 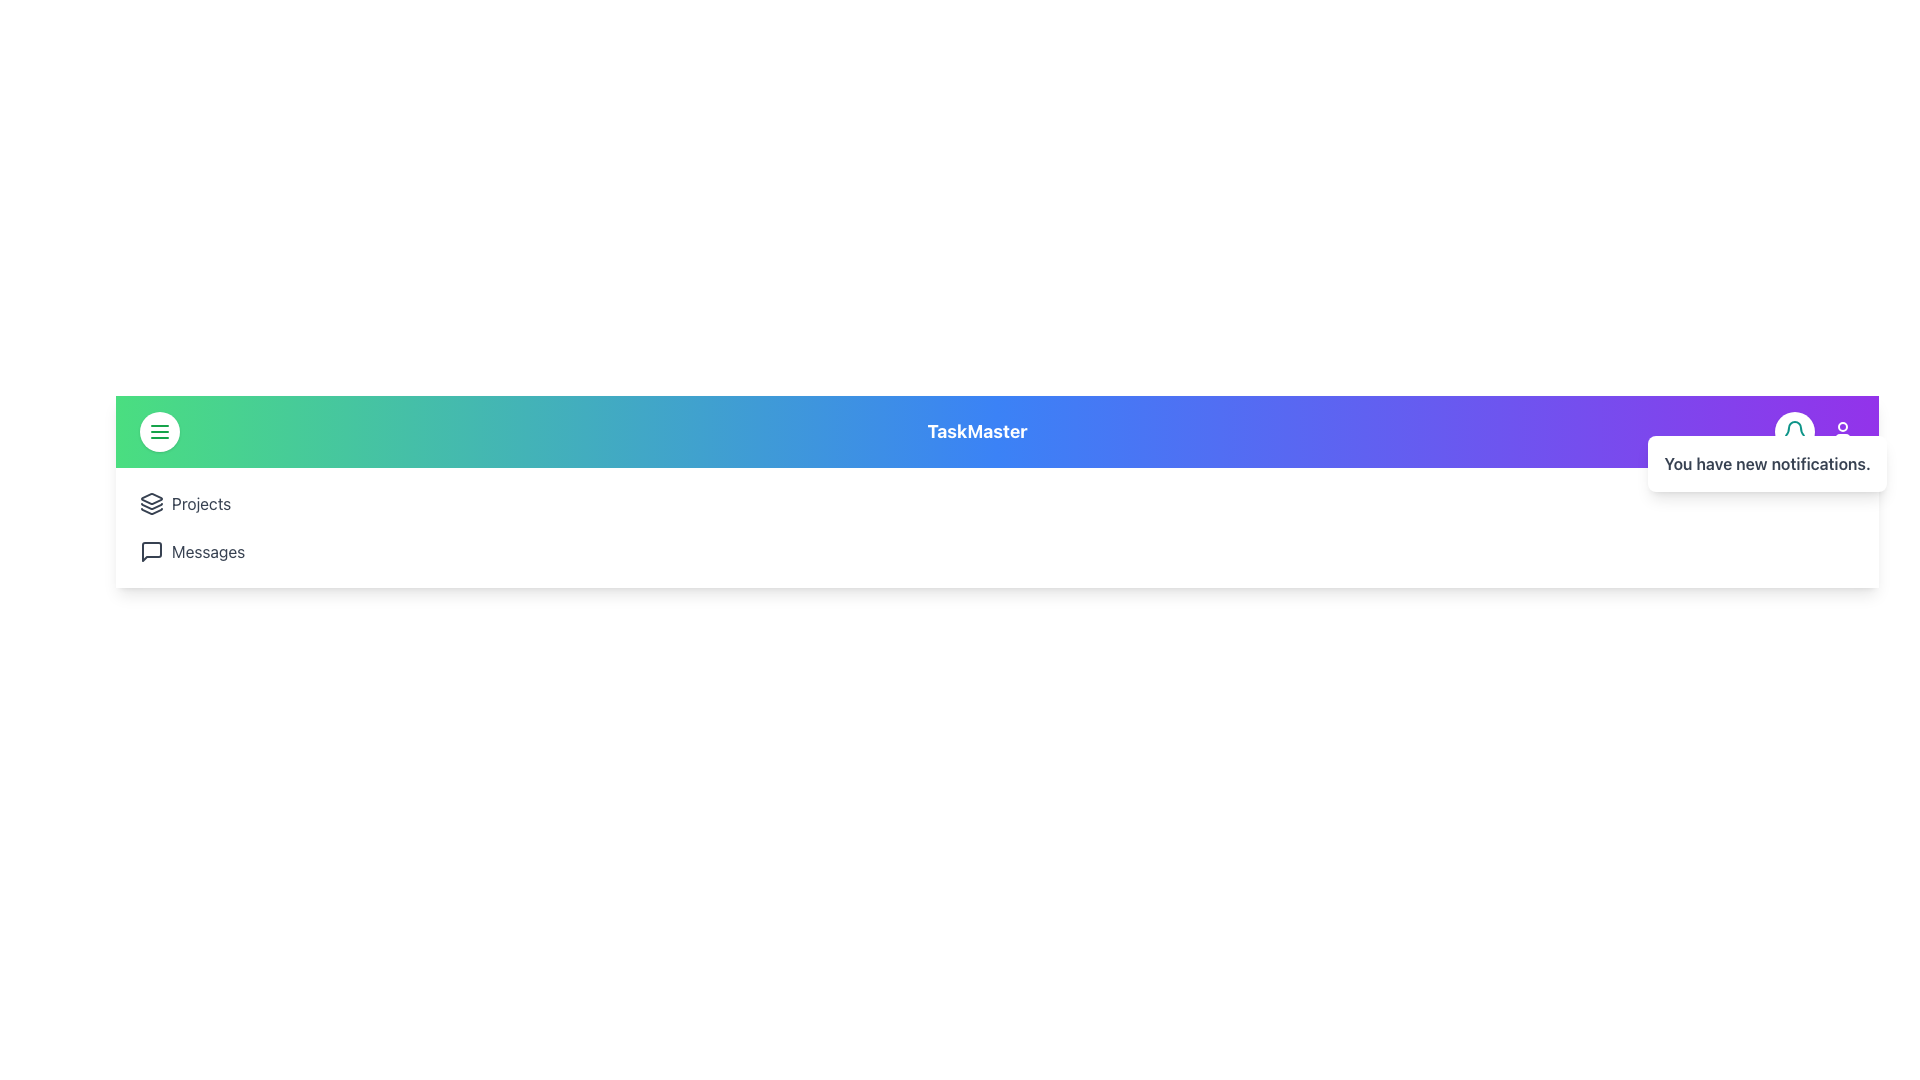 I want to click on the circular white button with a green menu icon located in the top-left corner of the interface, so click(x=158, y=431).